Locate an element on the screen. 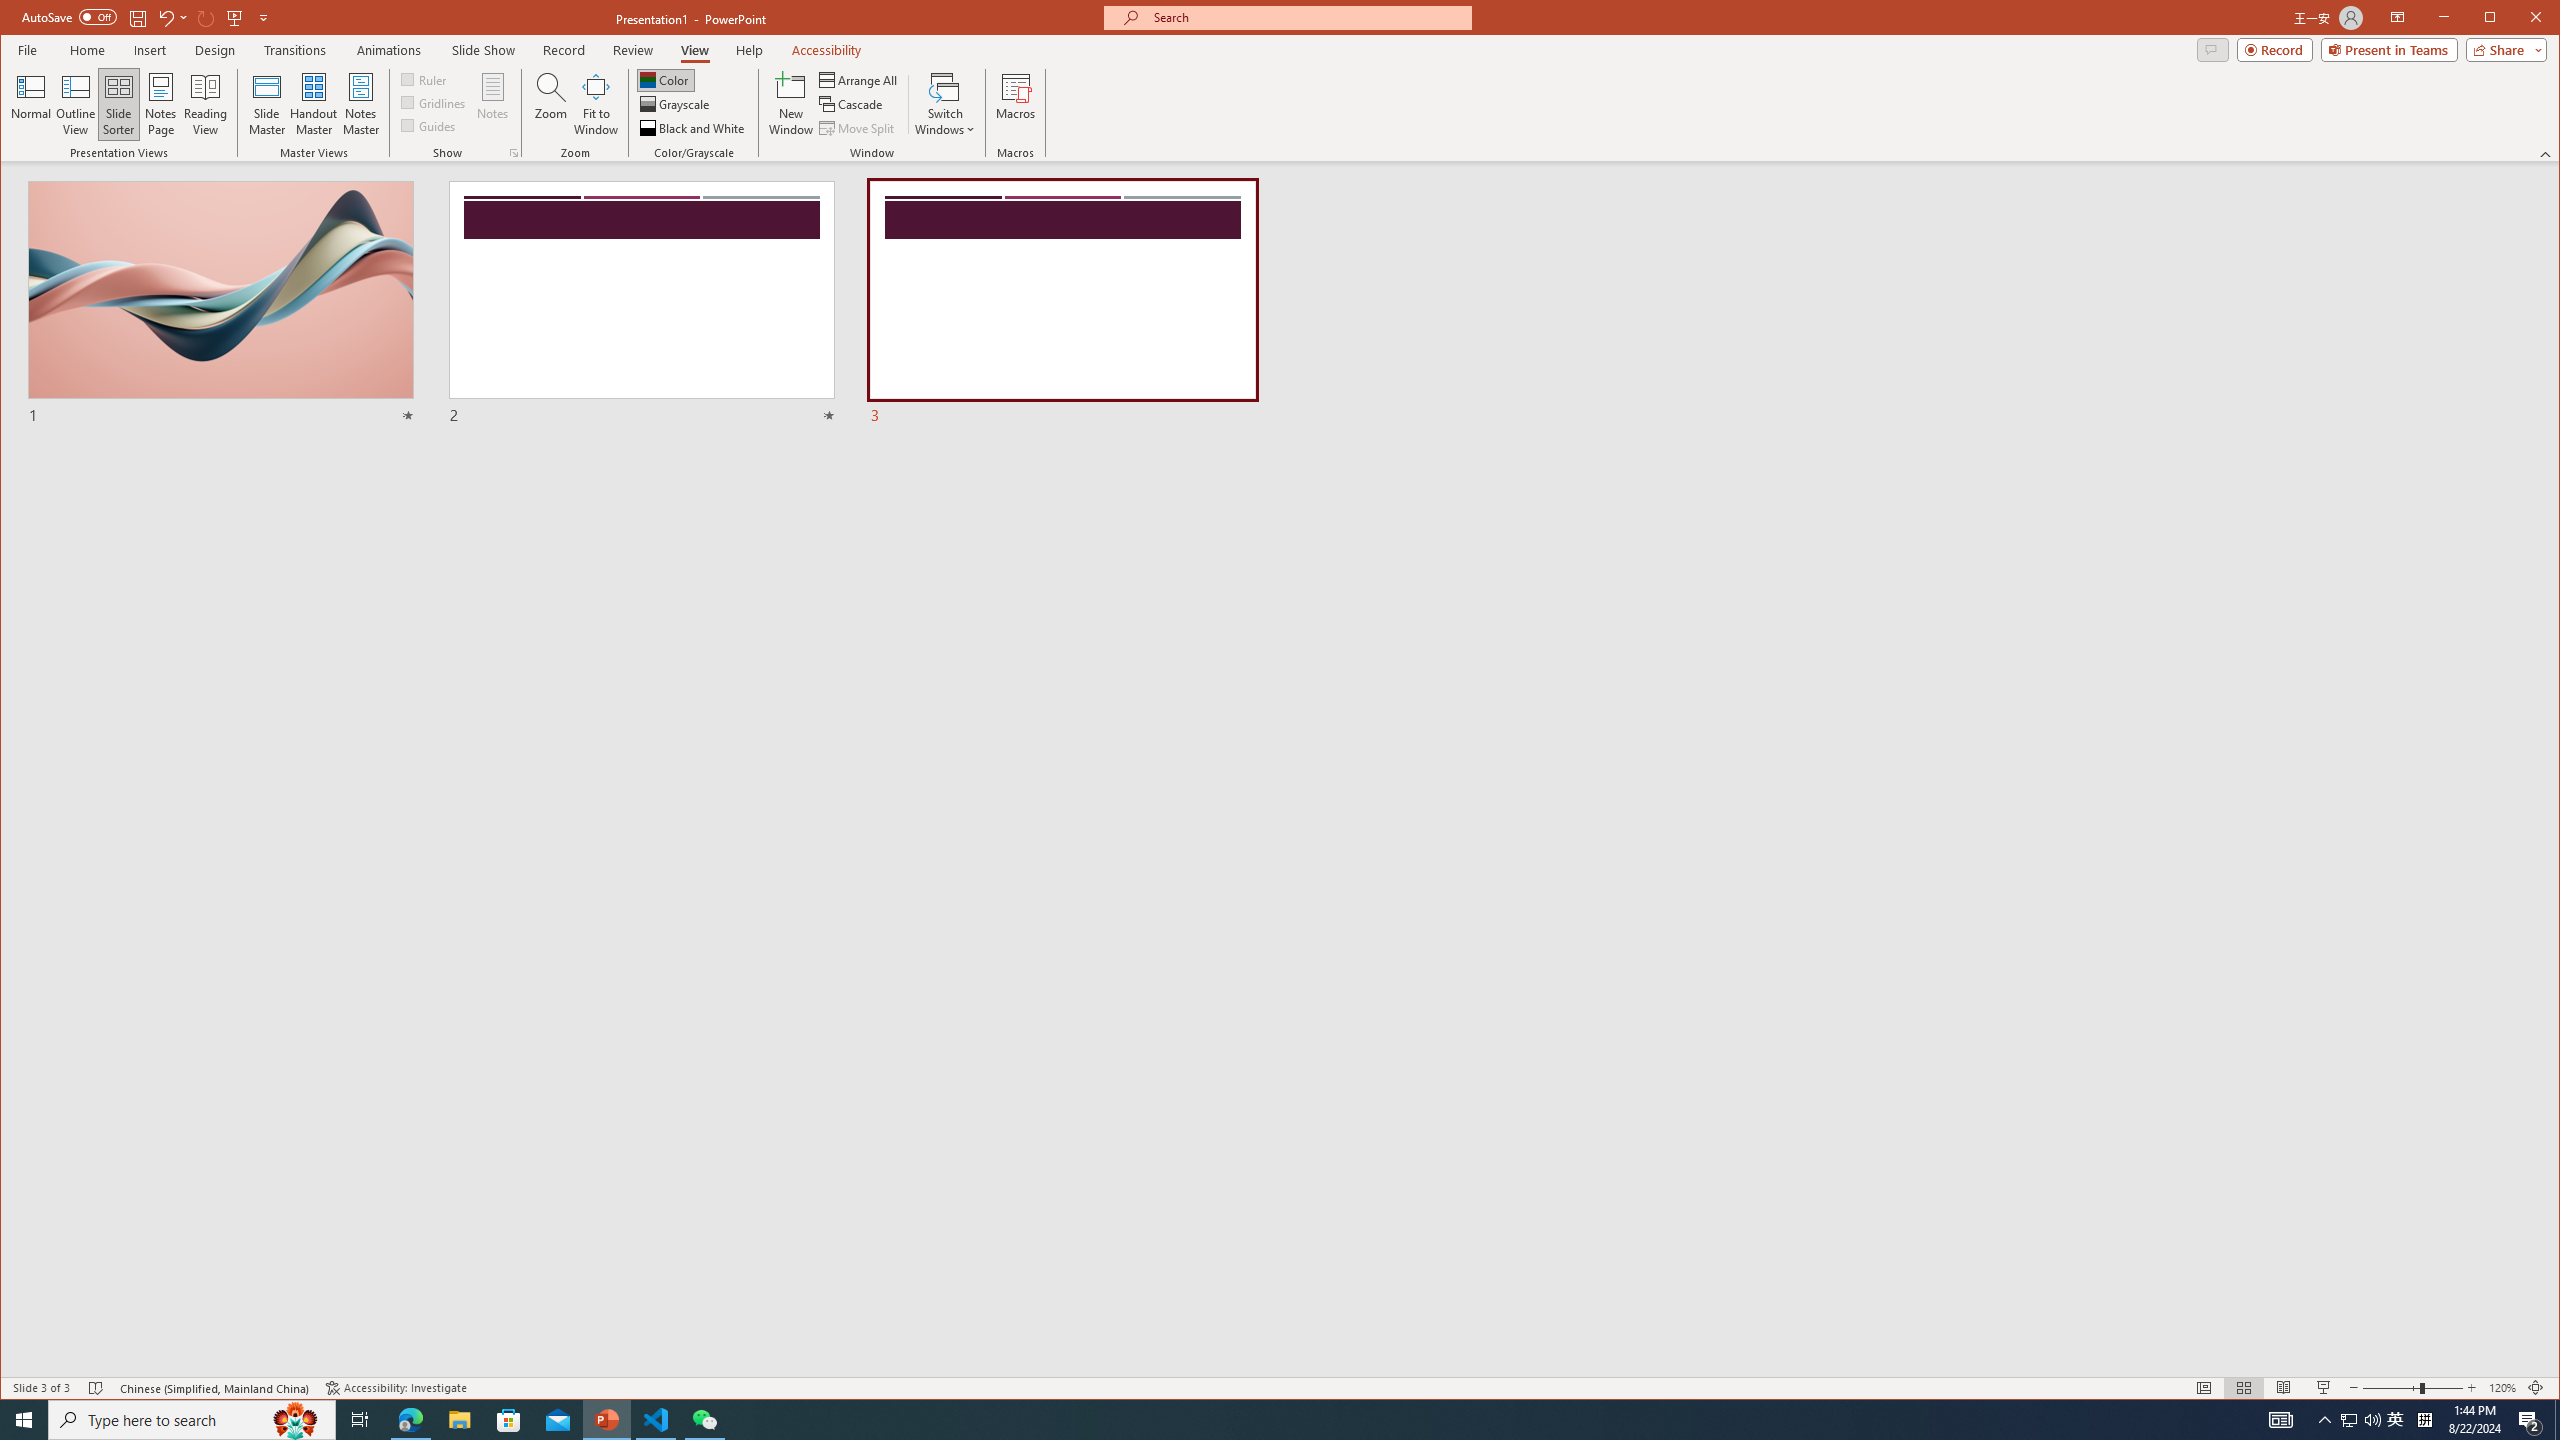 This screenshot has height=1440, width=2560. 'Cascade' is located at coordinates (851, 104).